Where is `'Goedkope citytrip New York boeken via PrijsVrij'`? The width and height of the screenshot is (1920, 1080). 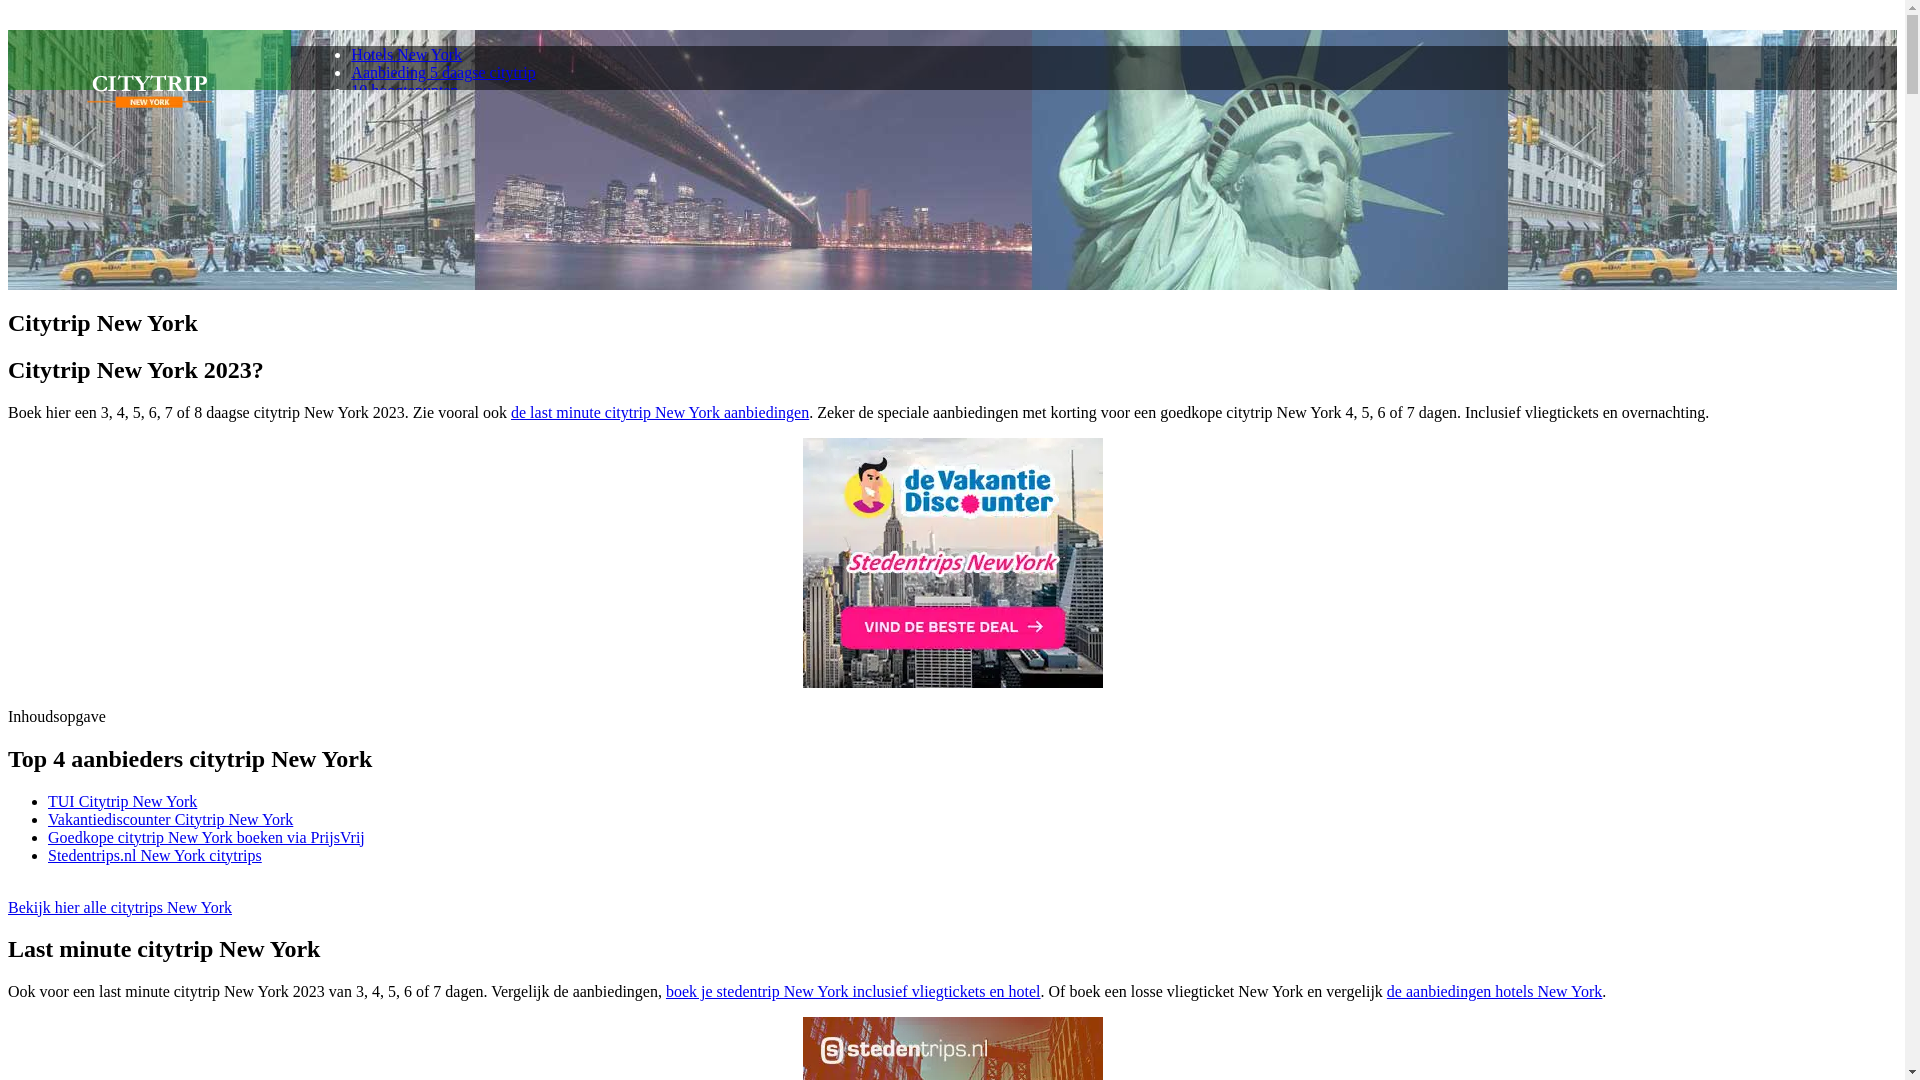
'Goedkope citytrip New York boeken via PrijsVrij' is located at coordinates (206, 837).